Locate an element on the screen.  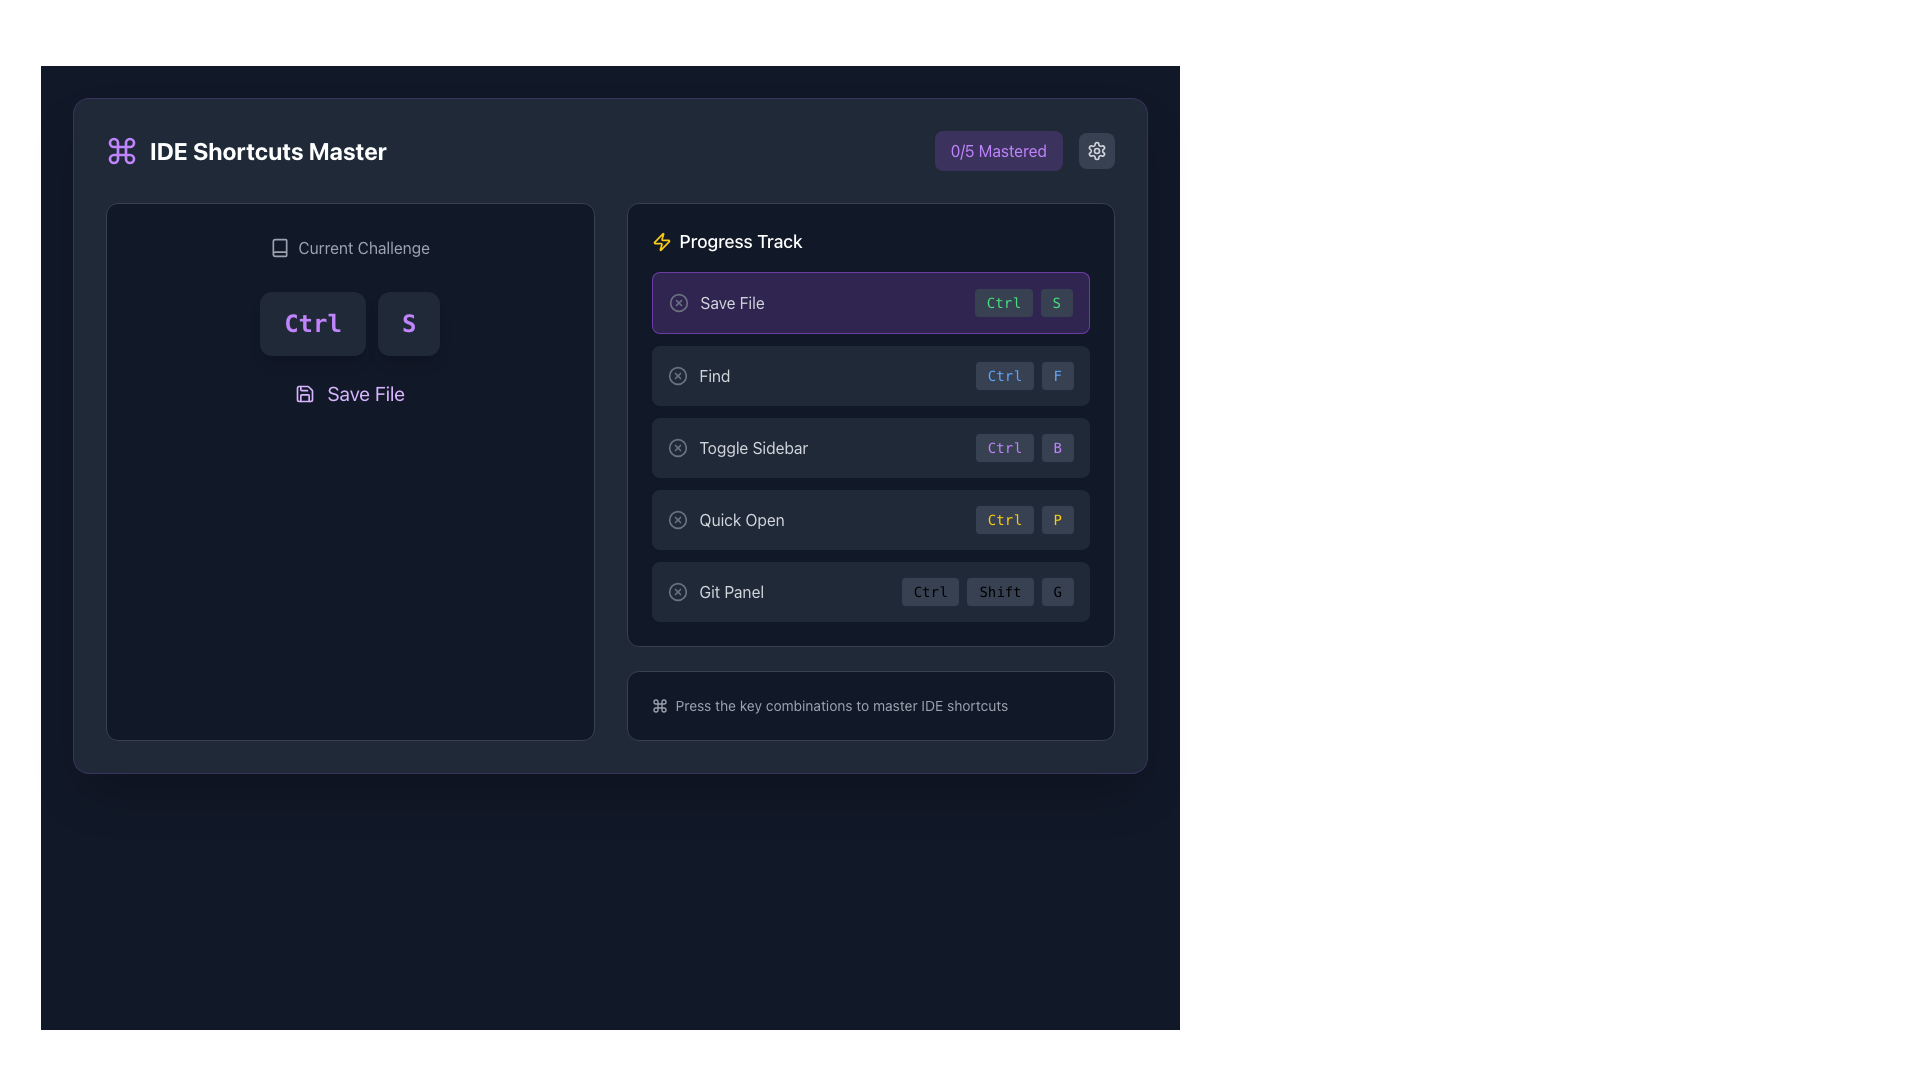
the close or cancel icon is located at coordinates (677, 375).